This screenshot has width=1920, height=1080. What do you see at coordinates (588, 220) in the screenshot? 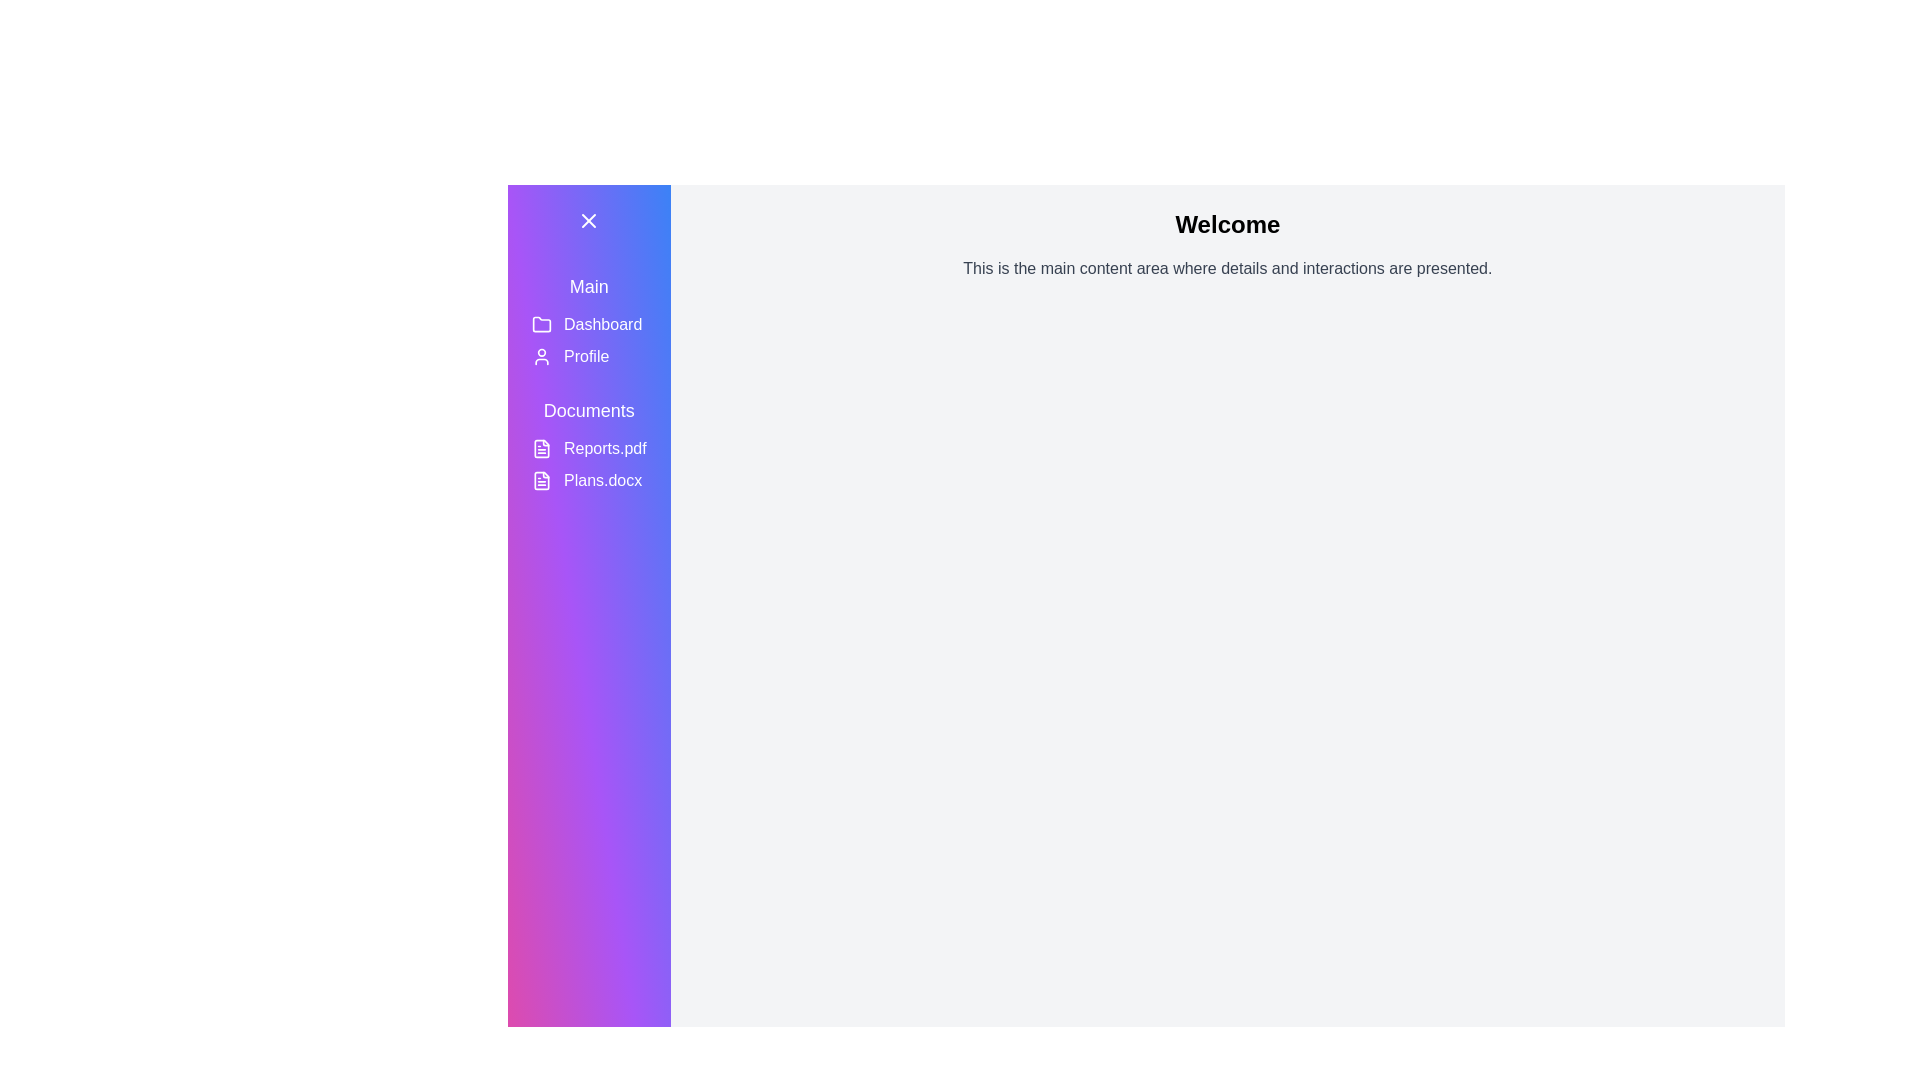
I see `the icon button located at the uppermost section of the vertical sidebar` at bounding box center [588, 220].